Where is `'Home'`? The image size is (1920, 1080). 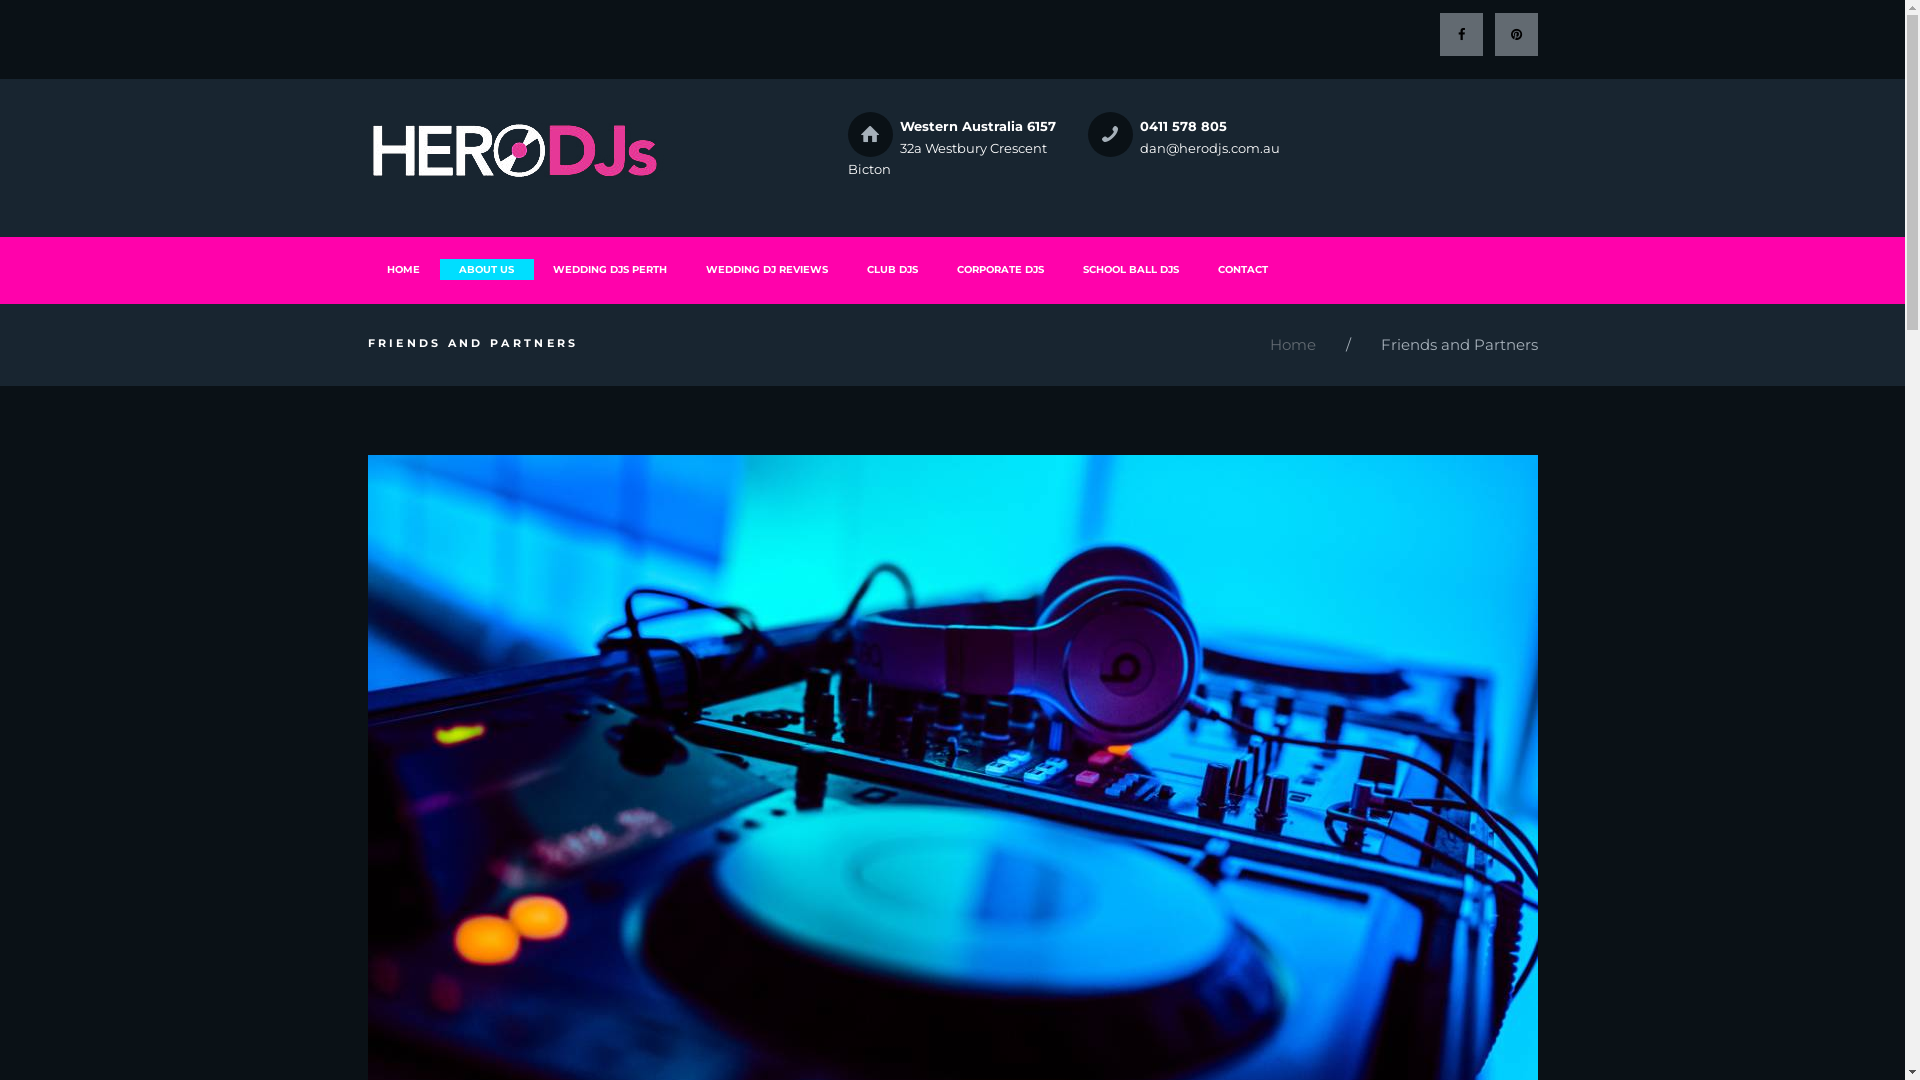 'Home' is located at coordinates (1269, 344).